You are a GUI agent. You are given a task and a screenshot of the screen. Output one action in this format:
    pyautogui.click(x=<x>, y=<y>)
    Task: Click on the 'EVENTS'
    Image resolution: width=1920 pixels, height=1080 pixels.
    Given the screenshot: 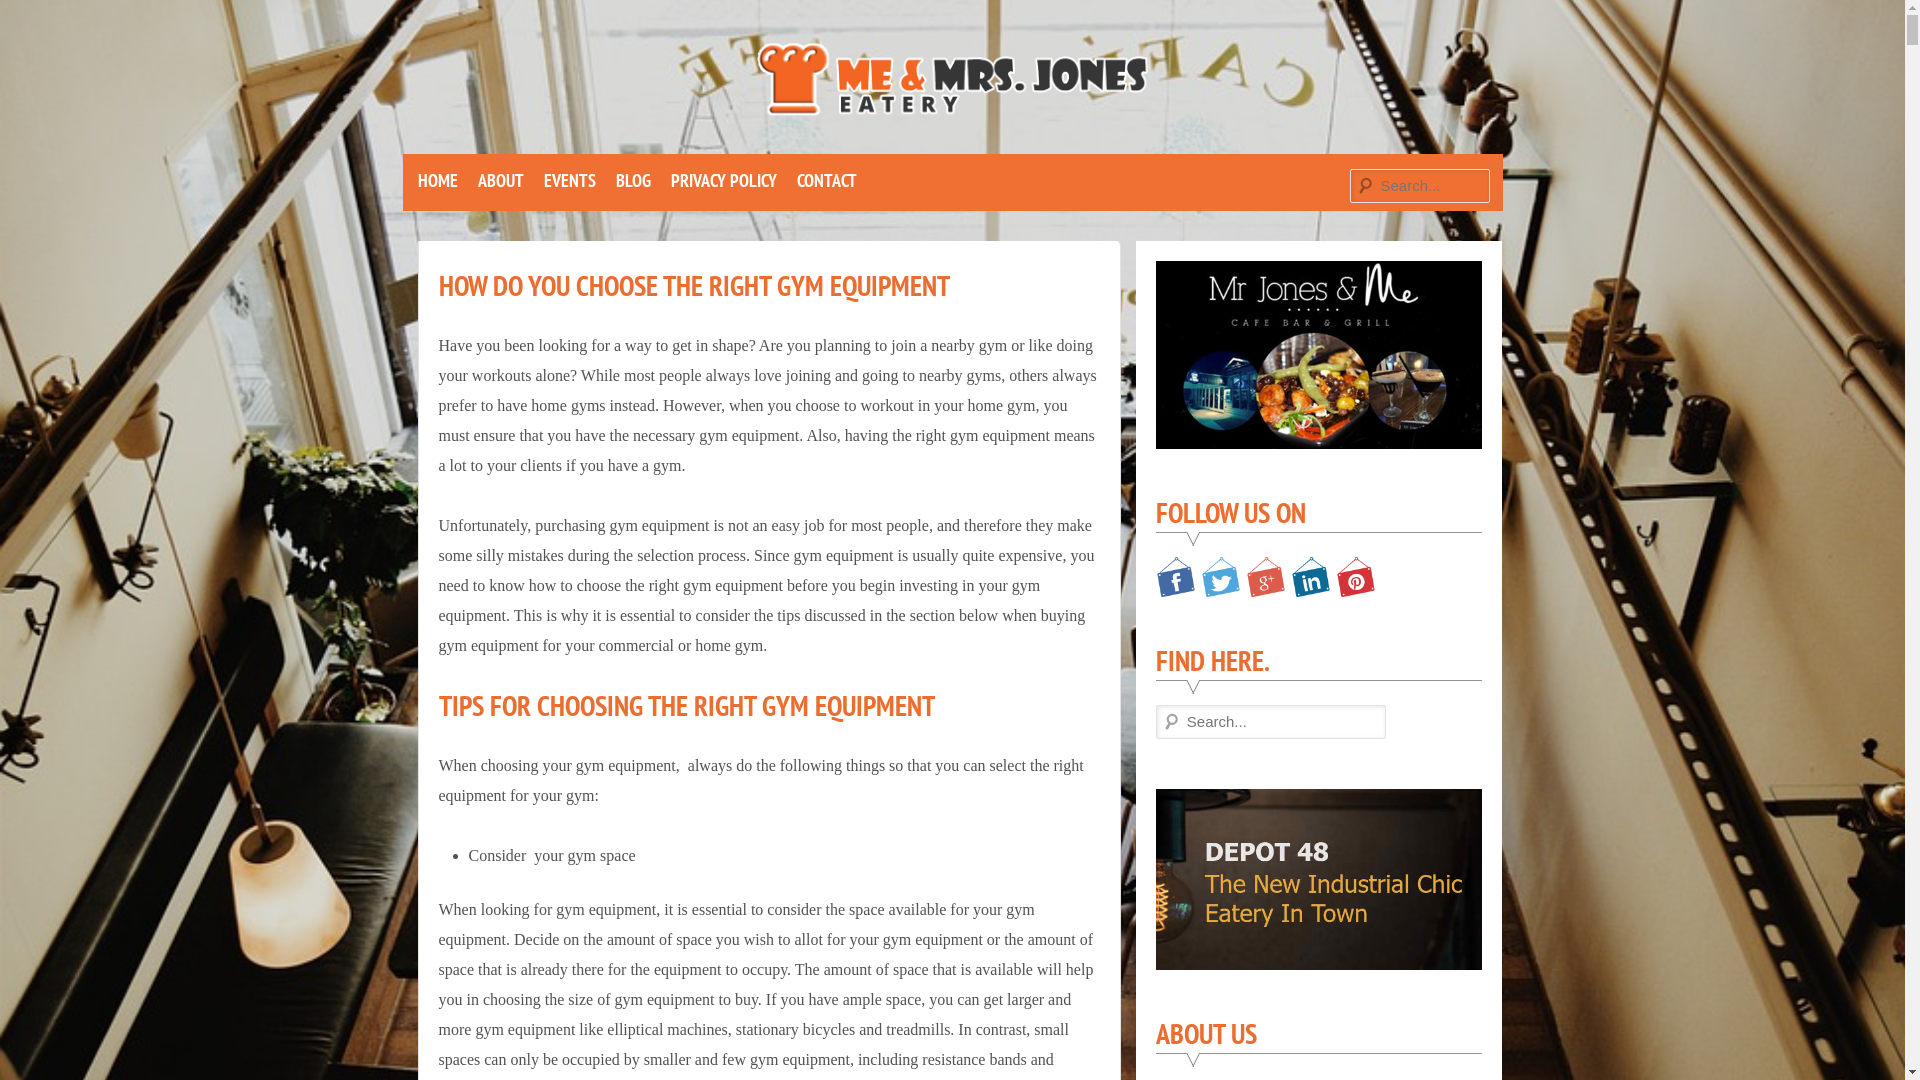 What is the action you would take?
    pyautogui.click(x=569, y=181)
    